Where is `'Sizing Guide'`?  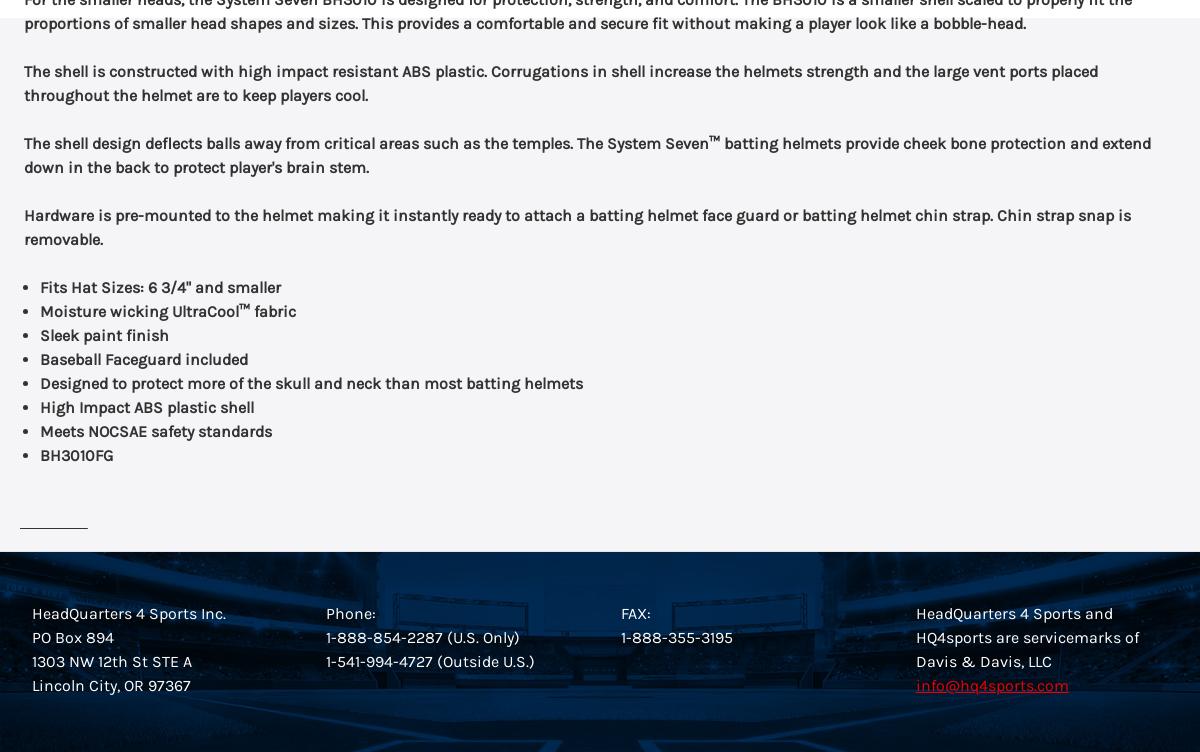
'Sizing Guide' is located at coordinates (20, 520).